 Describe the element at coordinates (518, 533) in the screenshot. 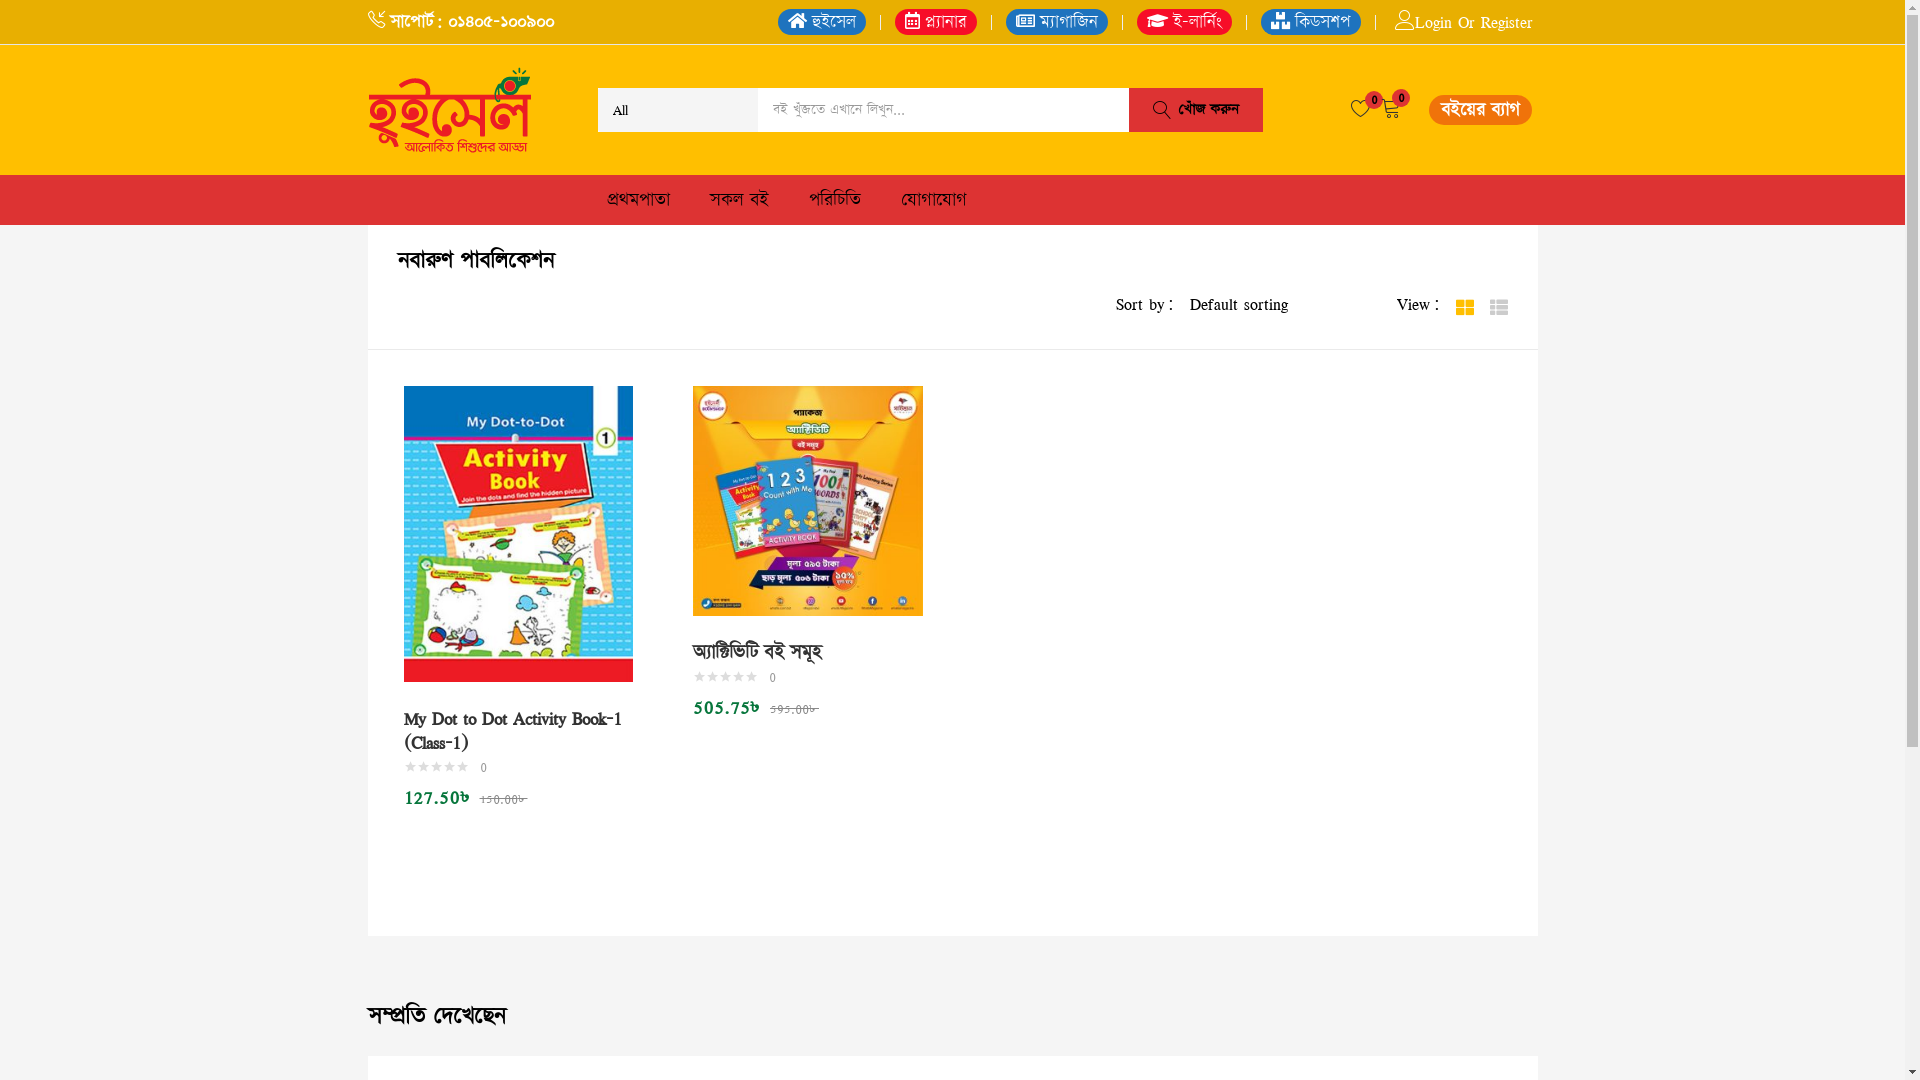

I see `'My Dot to Dot Activity Book-1 (Class-1)'` at that location.